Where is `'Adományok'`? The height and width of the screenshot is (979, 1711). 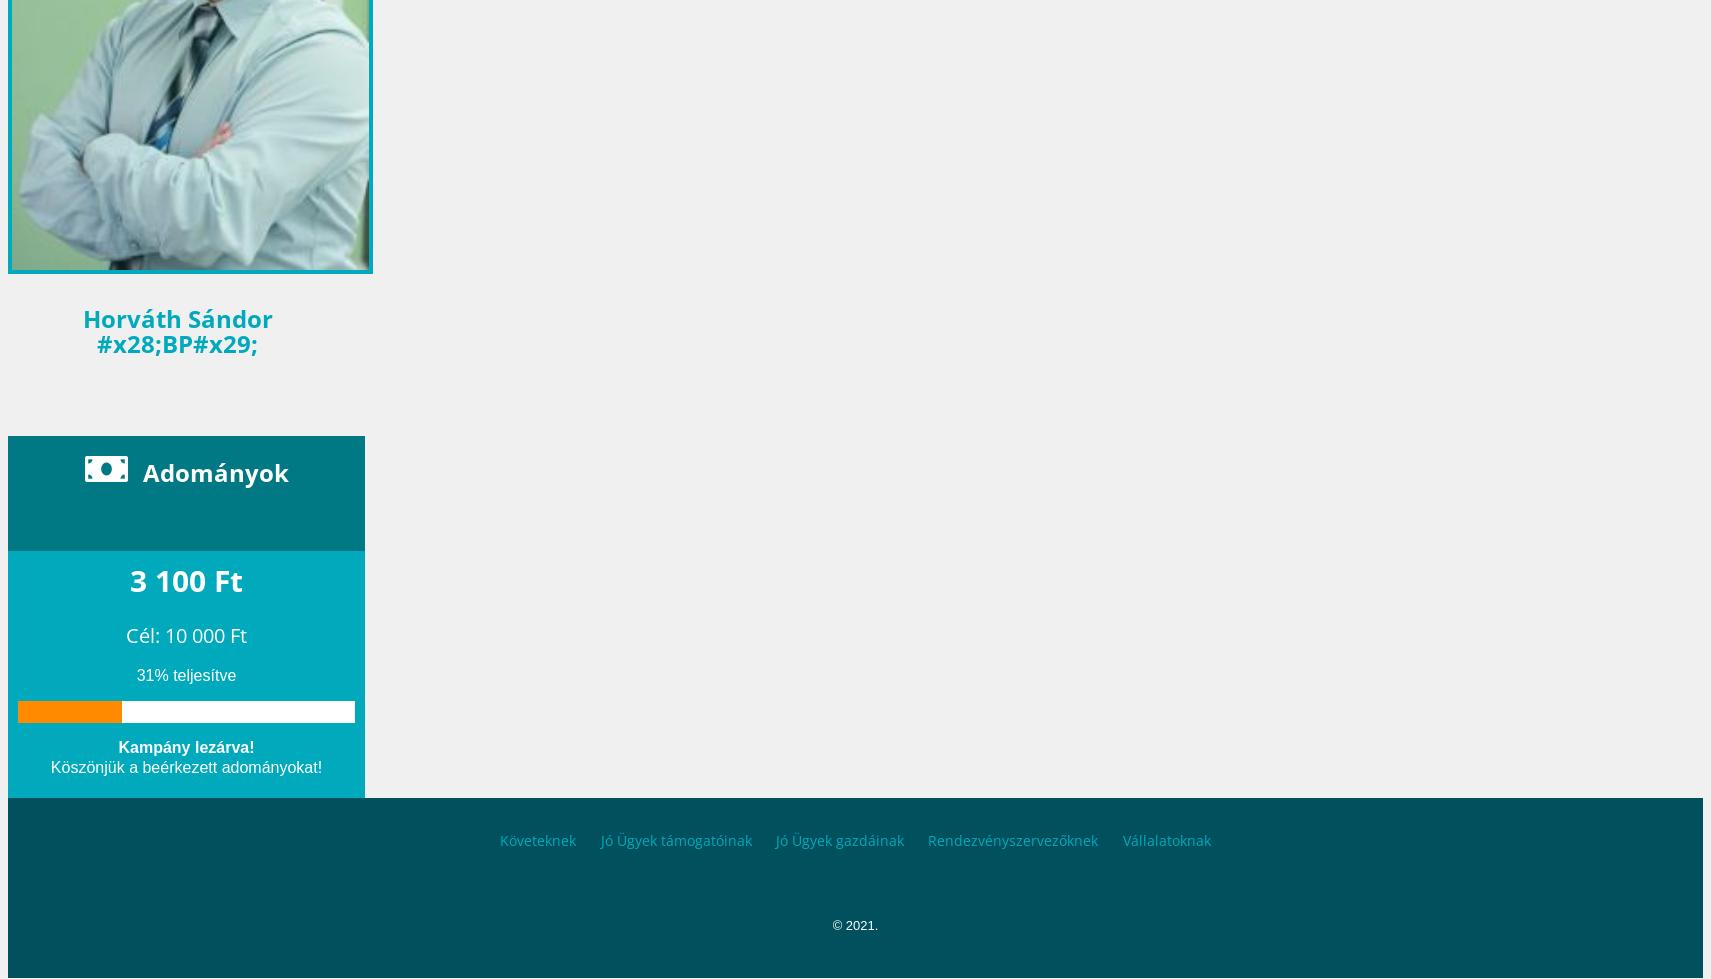 'Adományok' is located at coordinates (214, 471).